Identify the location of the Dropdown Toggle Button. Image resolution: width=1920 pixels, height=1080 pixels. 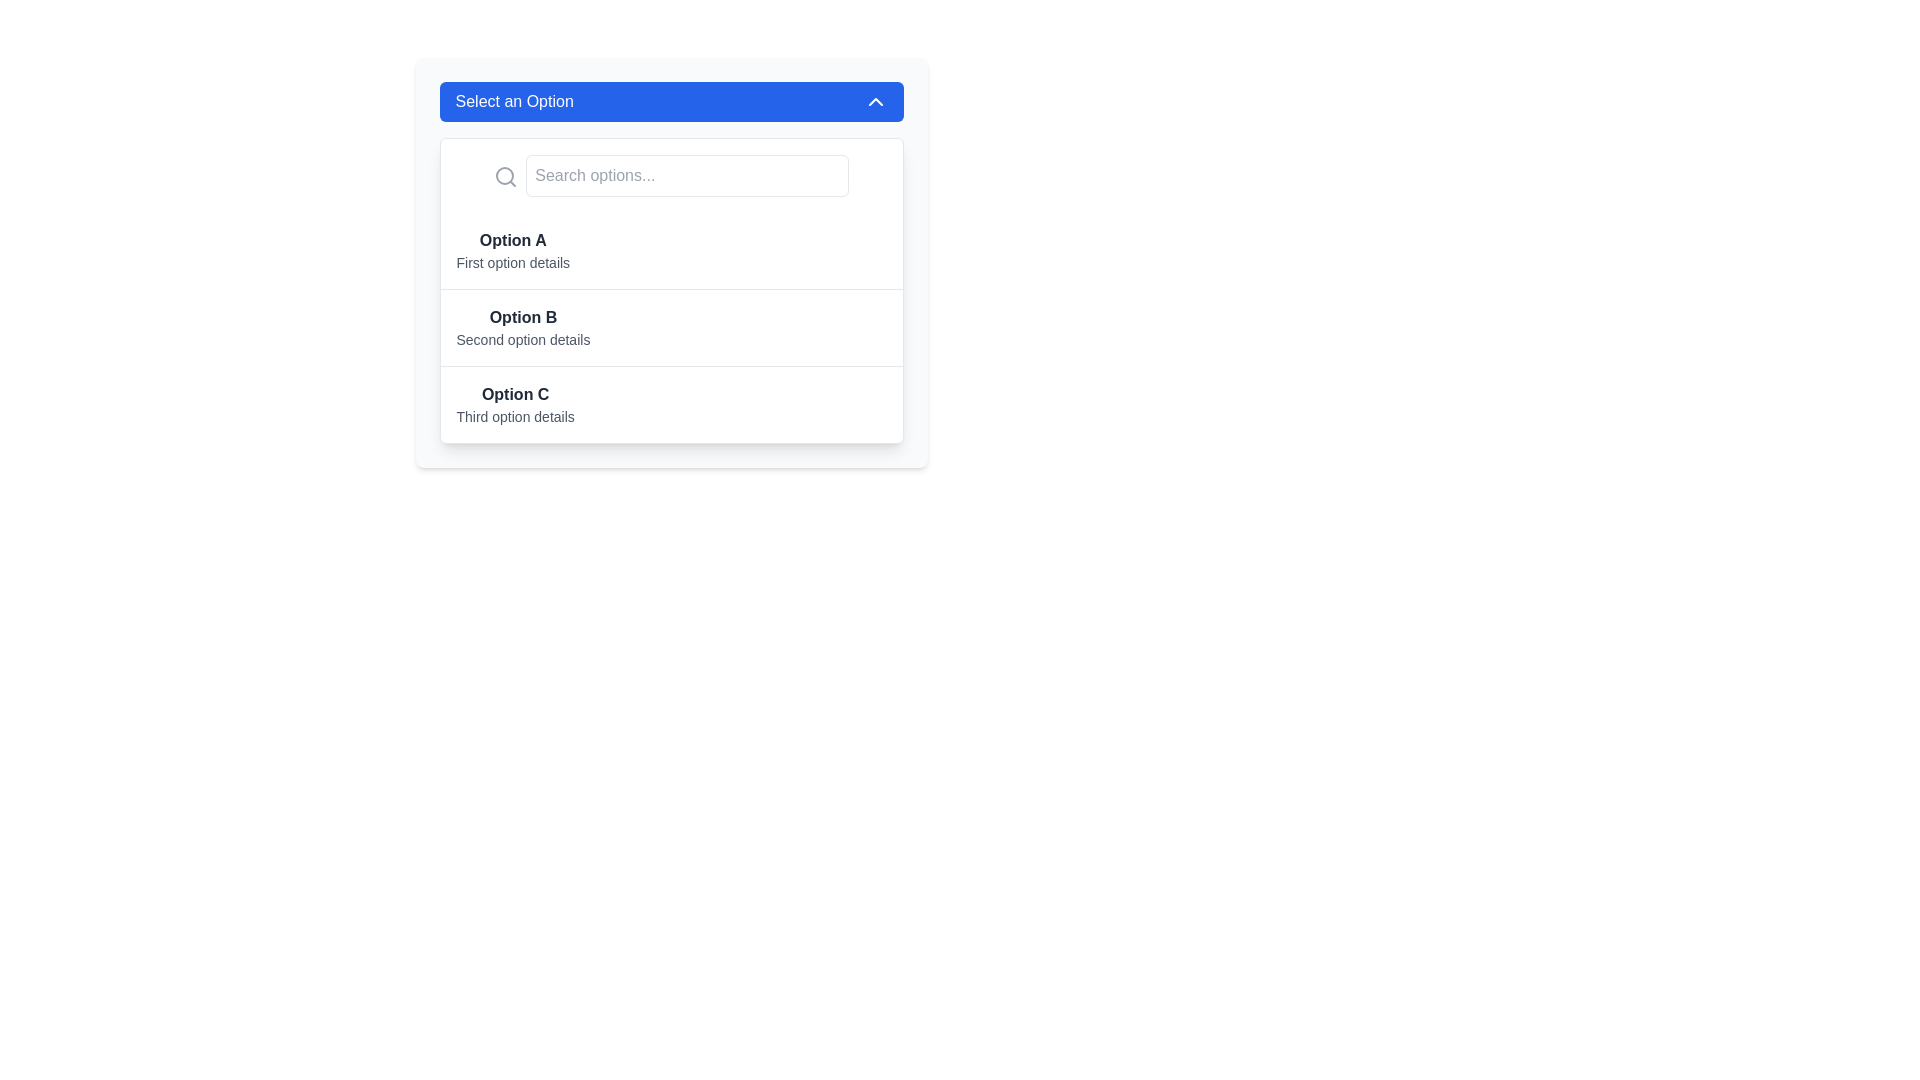
(671, 101).